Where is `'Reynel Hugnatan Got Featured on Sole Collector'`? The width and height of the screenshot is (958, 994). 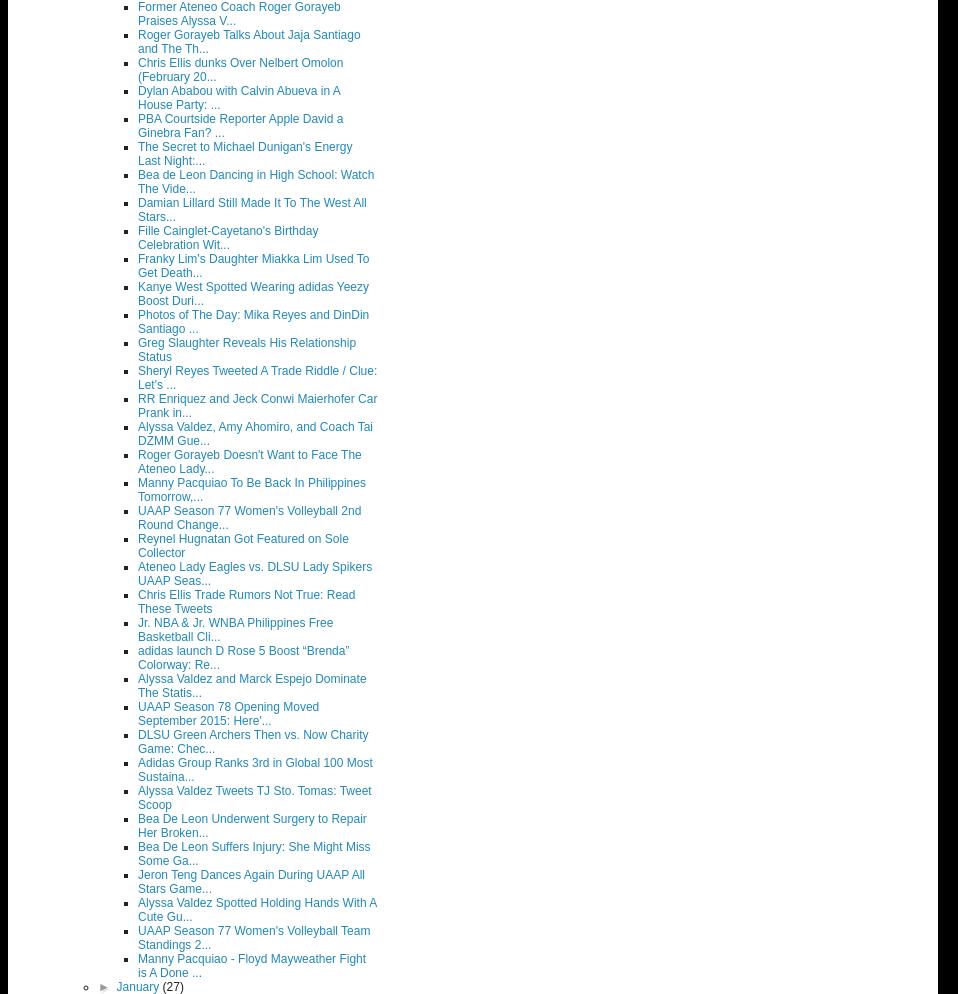
'Reynel Hugnatan Got Featured on Sole Collector' is located at coordinates (138, 545).